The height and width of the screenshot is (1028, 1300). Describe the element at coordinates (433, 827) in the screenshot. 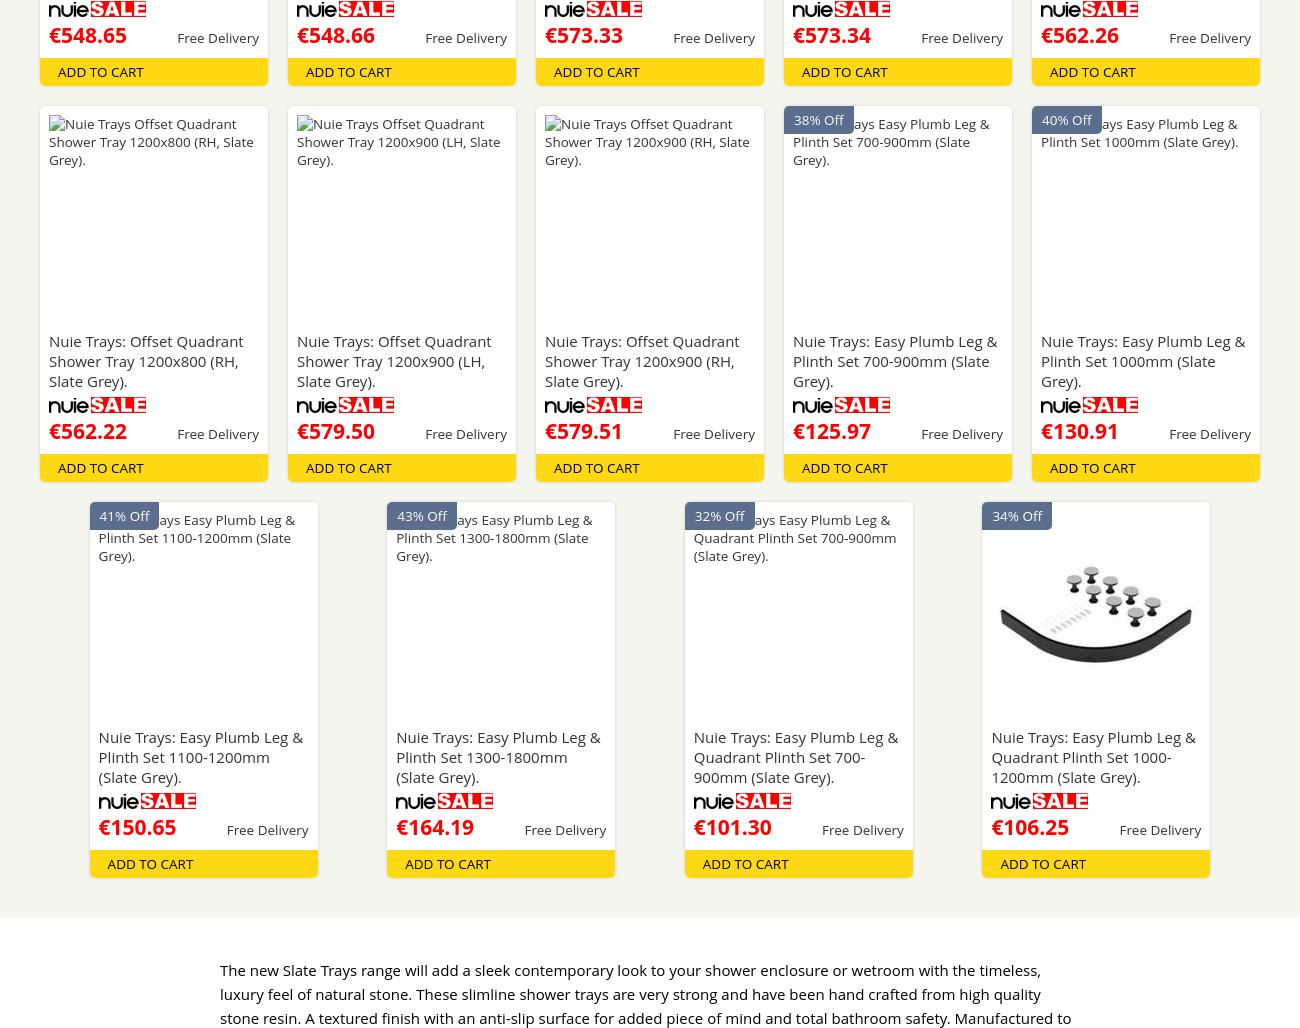

I see `'€164.19'` at that location.